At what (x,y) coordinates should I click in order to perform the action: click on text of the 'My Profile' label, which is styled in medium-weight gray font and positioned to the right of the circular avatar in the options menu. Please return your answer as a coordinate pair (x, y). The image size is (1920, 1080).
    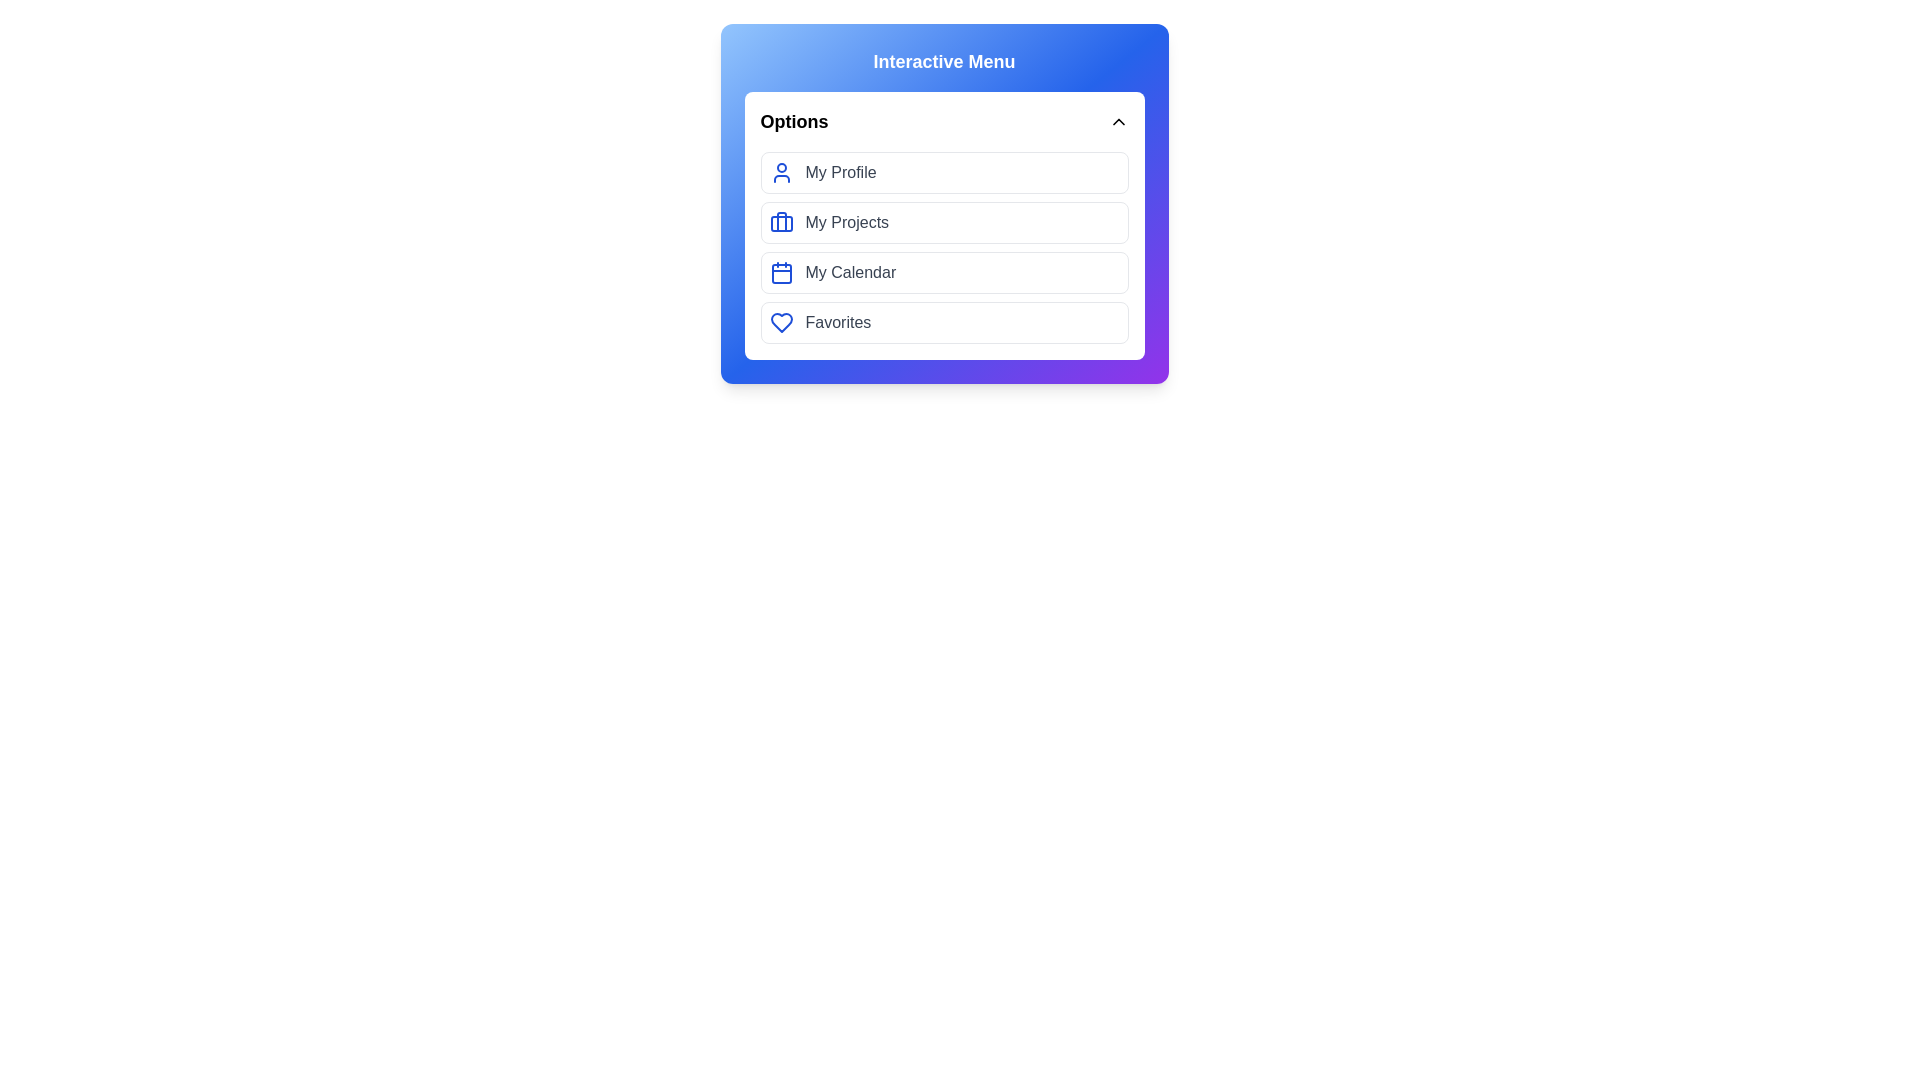
    Looking at the image, I should click on (841, 172).